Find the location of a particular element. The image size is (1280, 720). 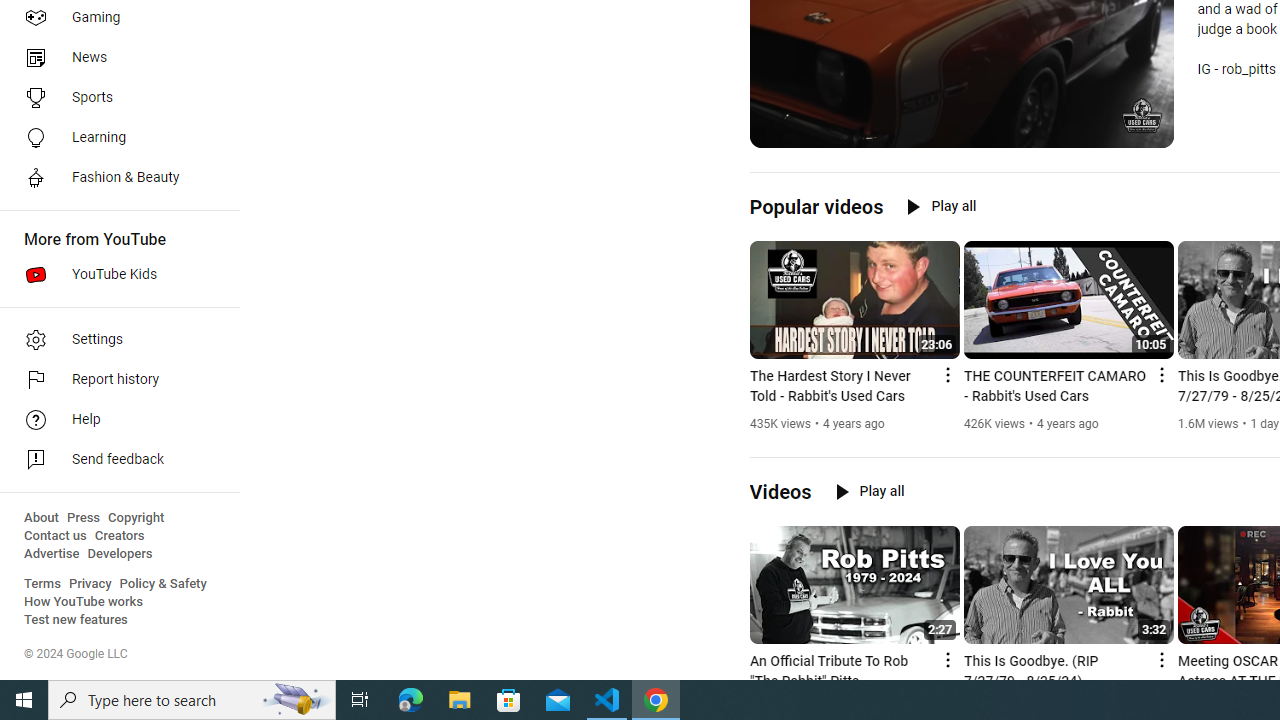

'Policy & Safety' is located at coordinates (163, 584).